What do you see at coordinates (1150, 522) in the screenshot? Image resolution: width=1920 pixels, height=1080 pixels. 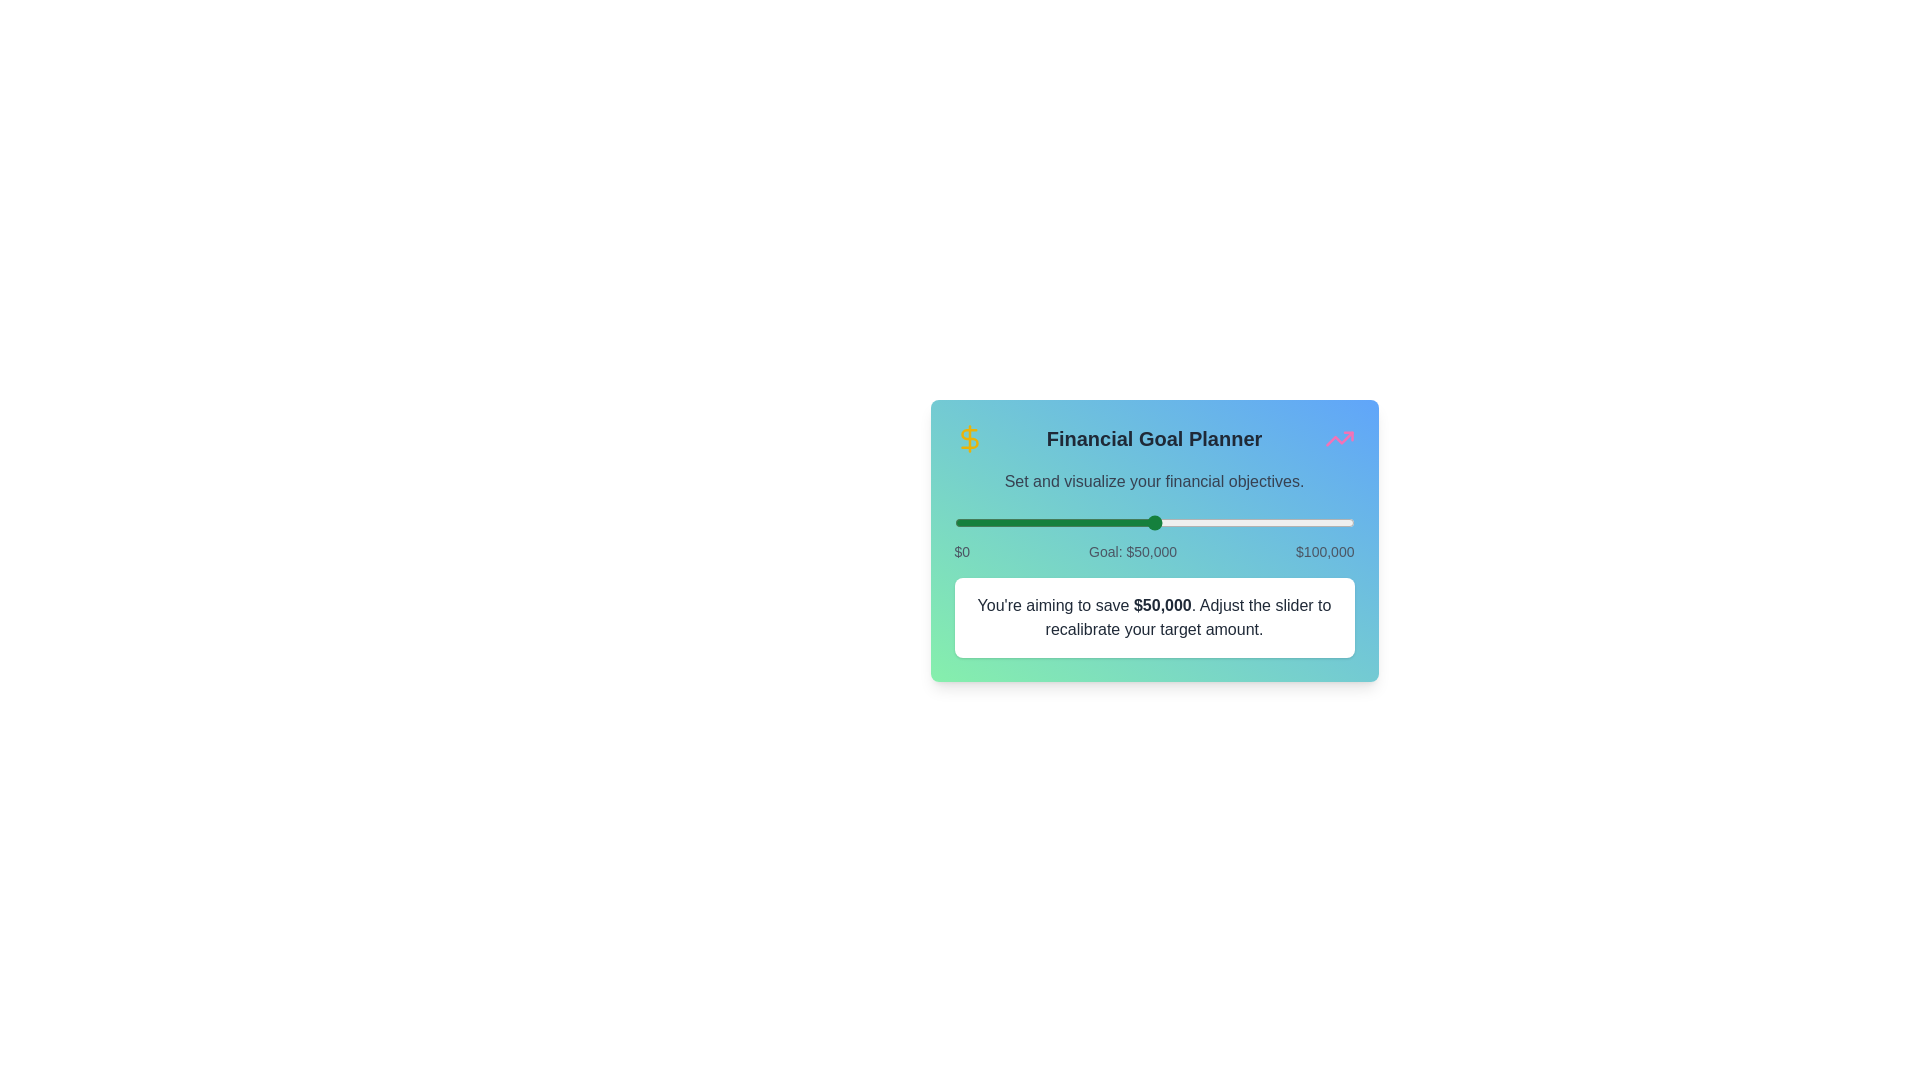 I see `the slider to set the financial goal to 49069 dollars` at bounding box center [1150, 522].